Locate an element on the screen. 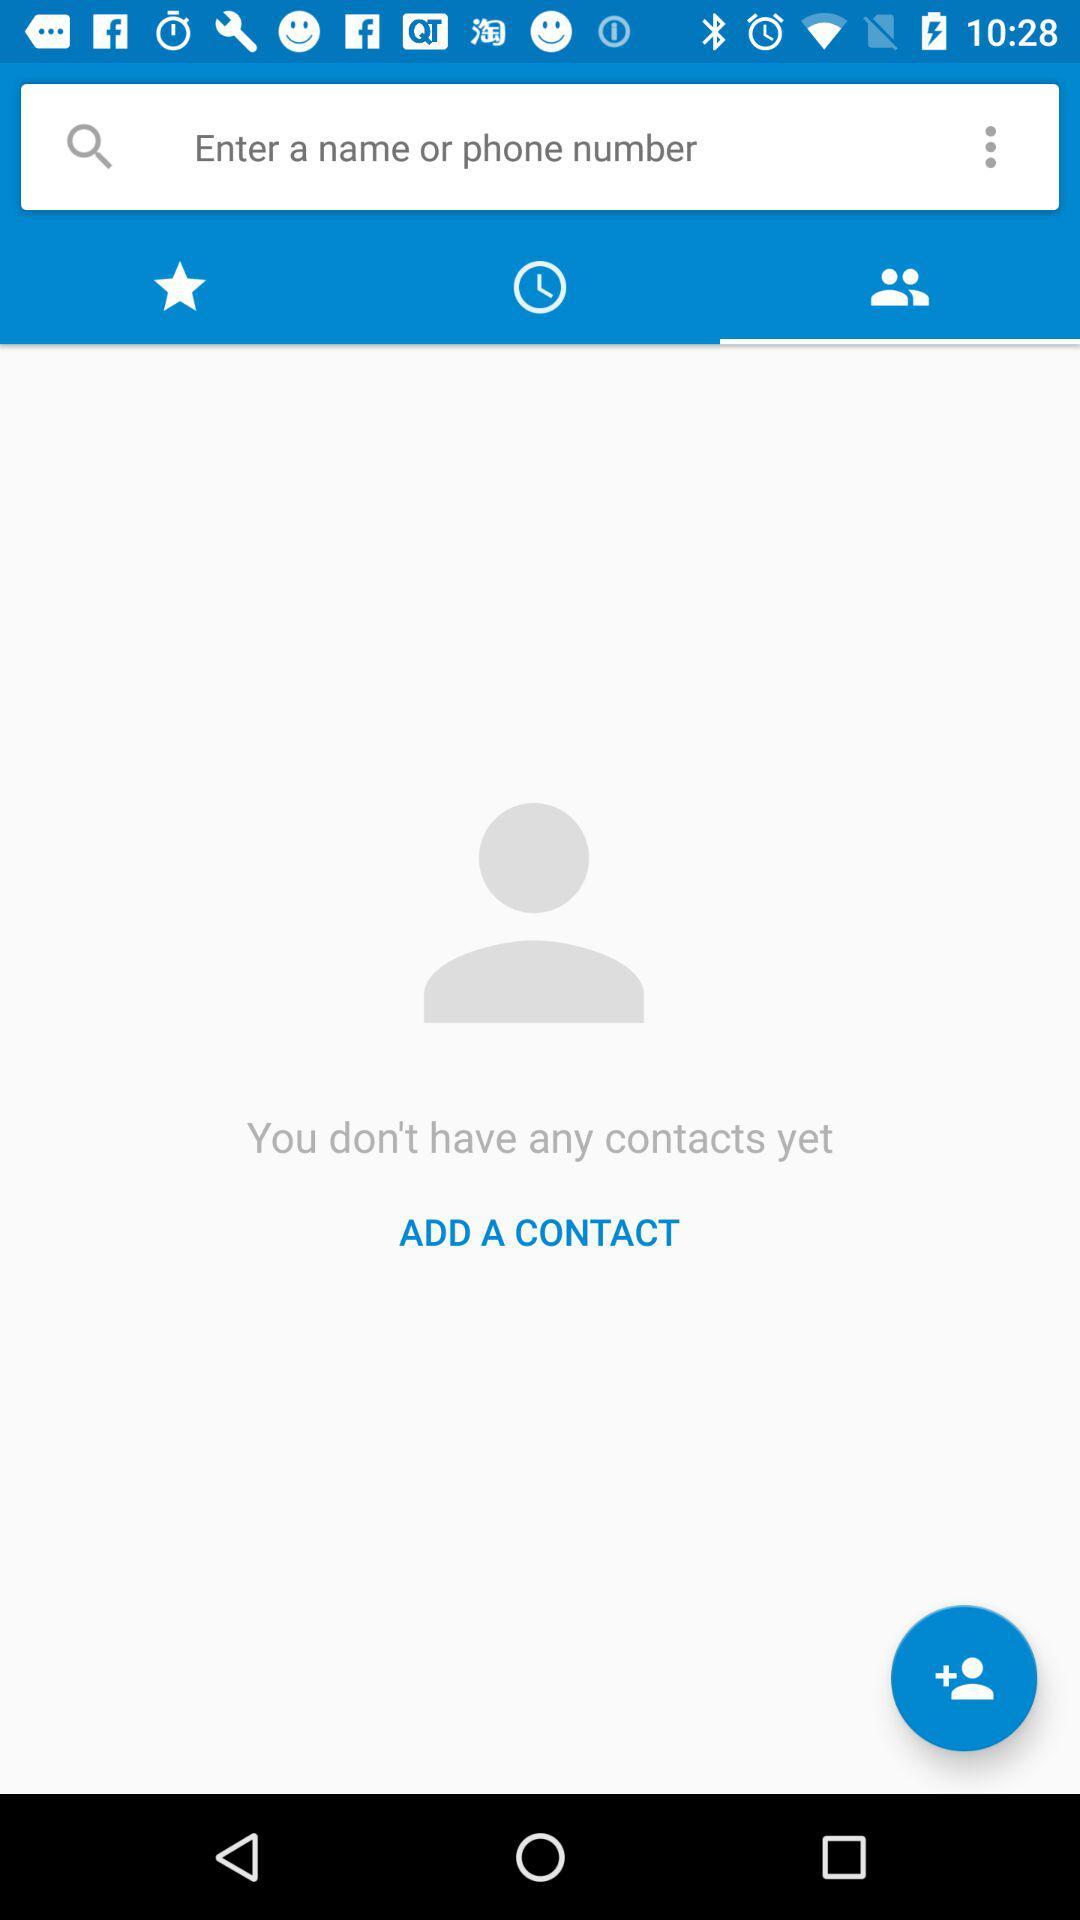  the follow icon is located at coordinates (963, 1678).